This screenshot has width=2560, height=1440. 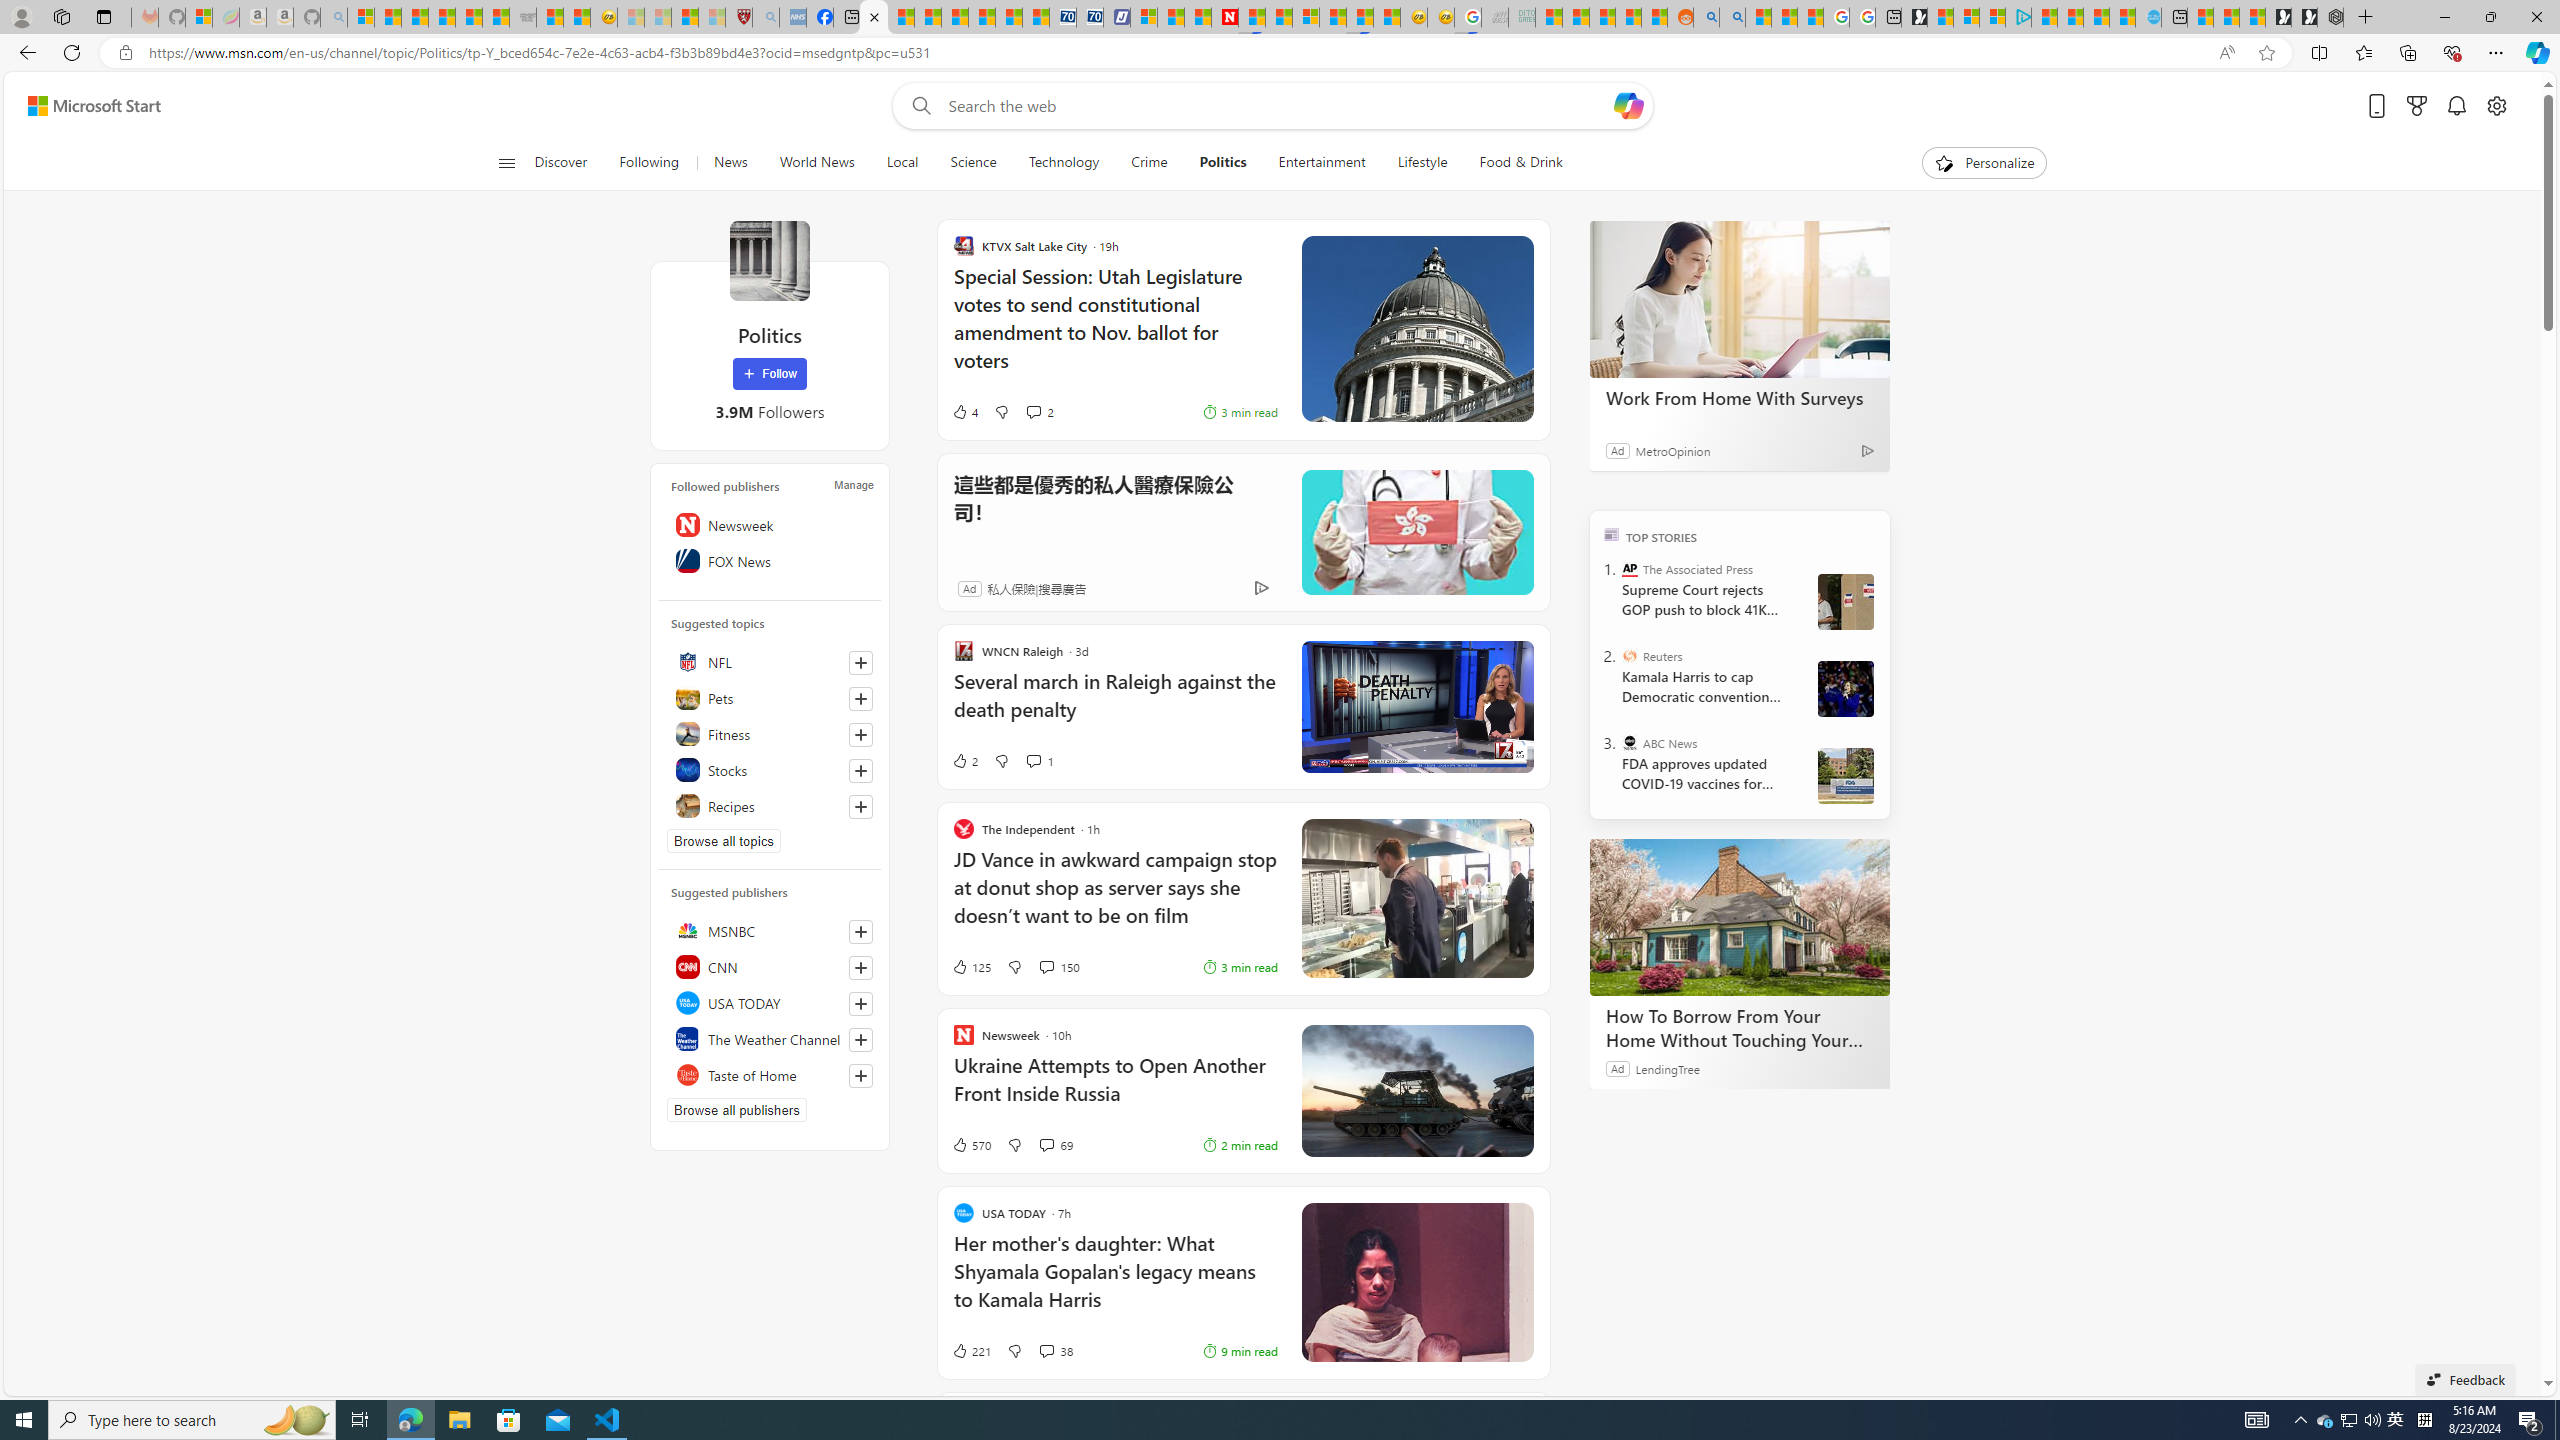 I want to click on 'View comments 150 Comment', so click(x=1044, y=965).